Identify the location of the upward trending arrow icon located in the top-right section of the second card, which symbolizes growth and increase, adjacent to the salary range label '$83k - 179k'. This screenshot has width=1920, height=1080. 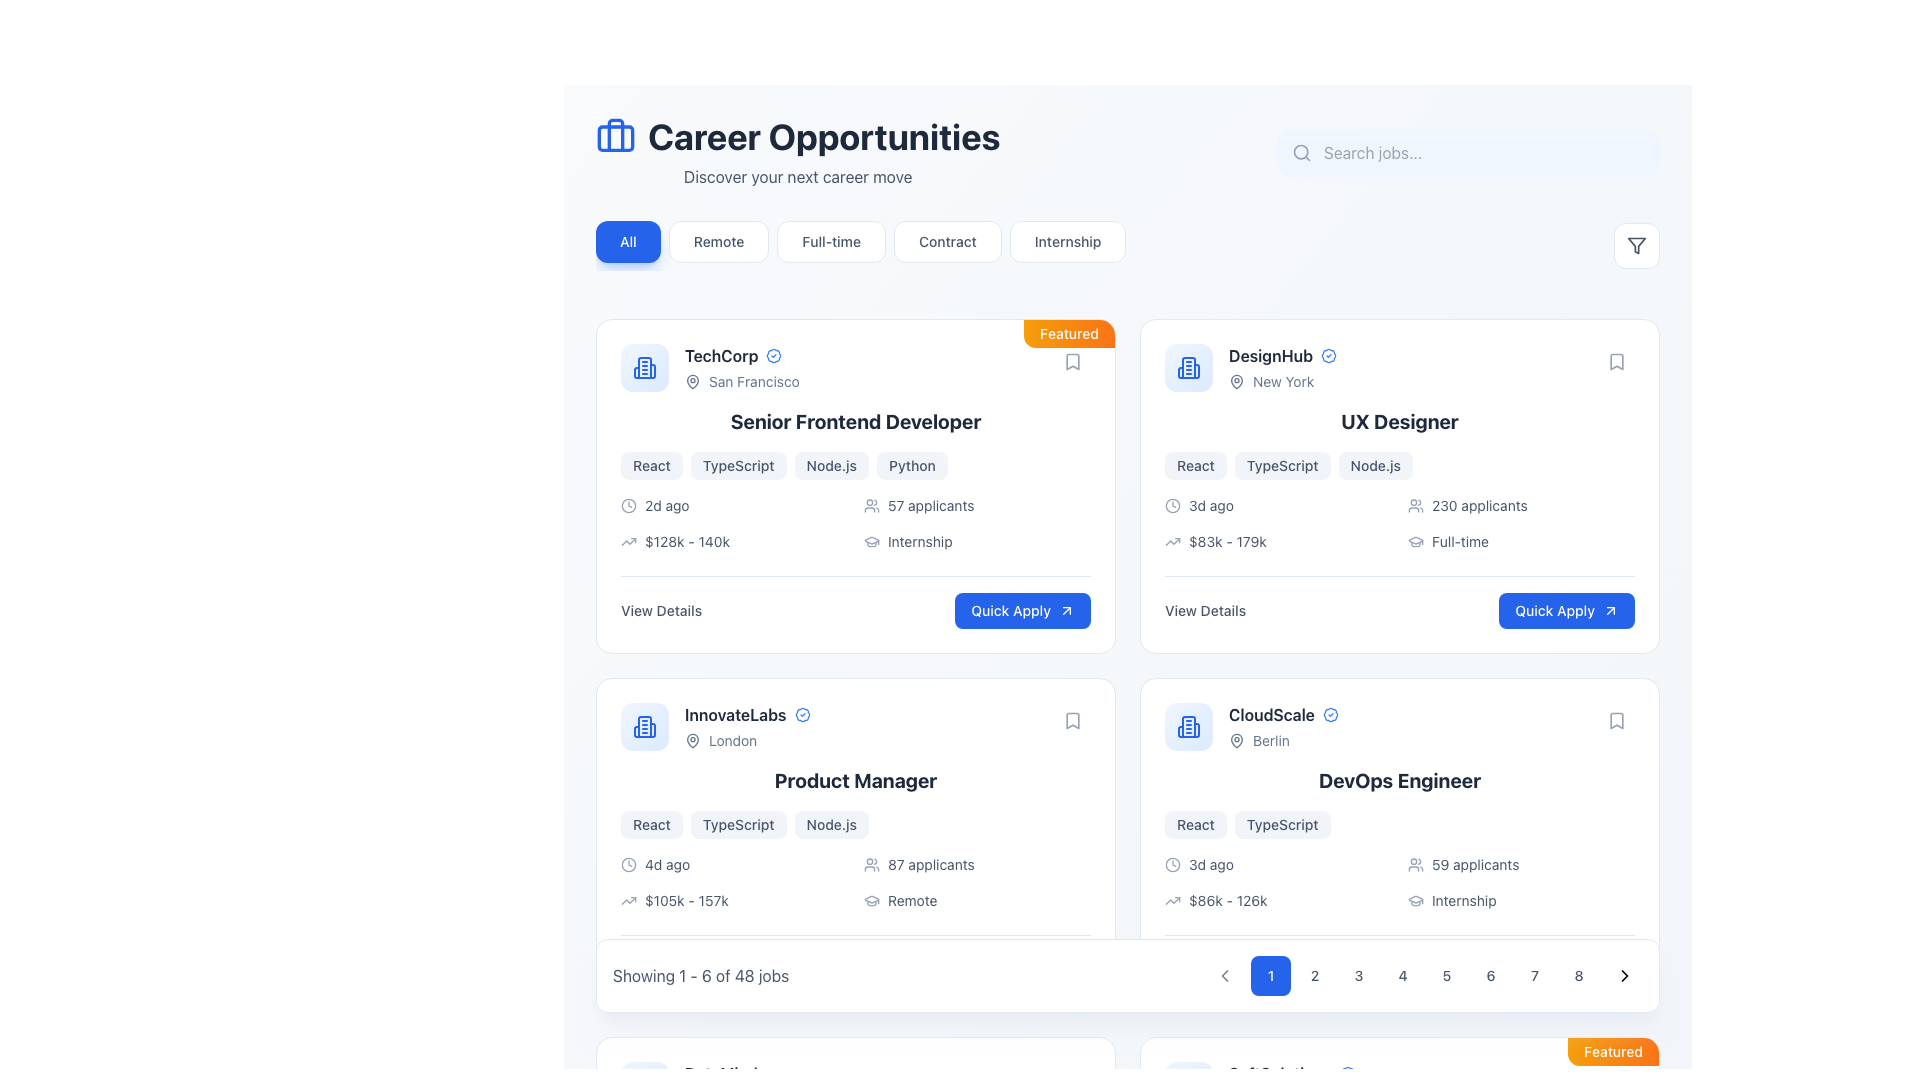
(1172, 542).